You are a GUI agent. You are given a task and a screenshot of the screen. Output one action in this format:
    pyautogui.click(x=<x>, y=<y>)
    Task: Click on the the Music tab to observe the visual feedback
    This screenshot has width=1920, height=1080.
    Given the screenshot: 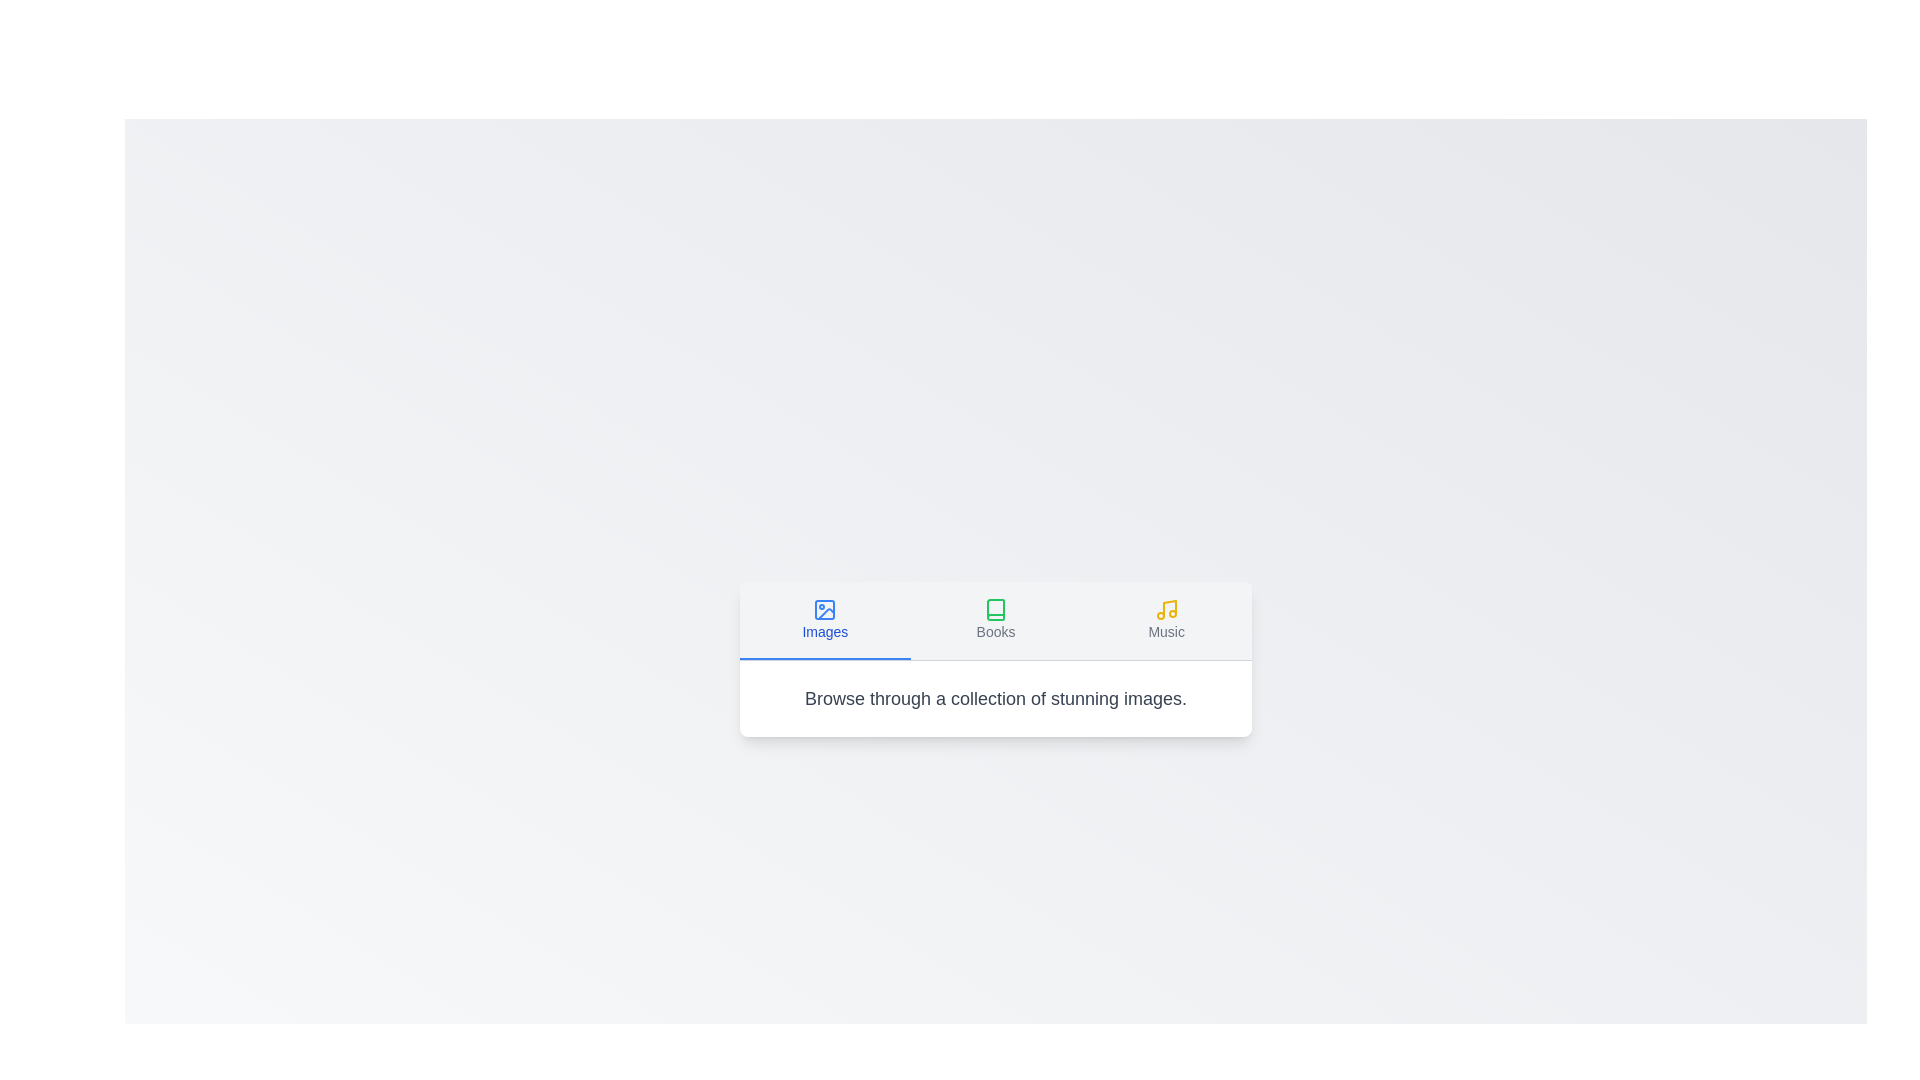 What is the action you would take?
    pyautogui.click(x=1166, y=619)
    